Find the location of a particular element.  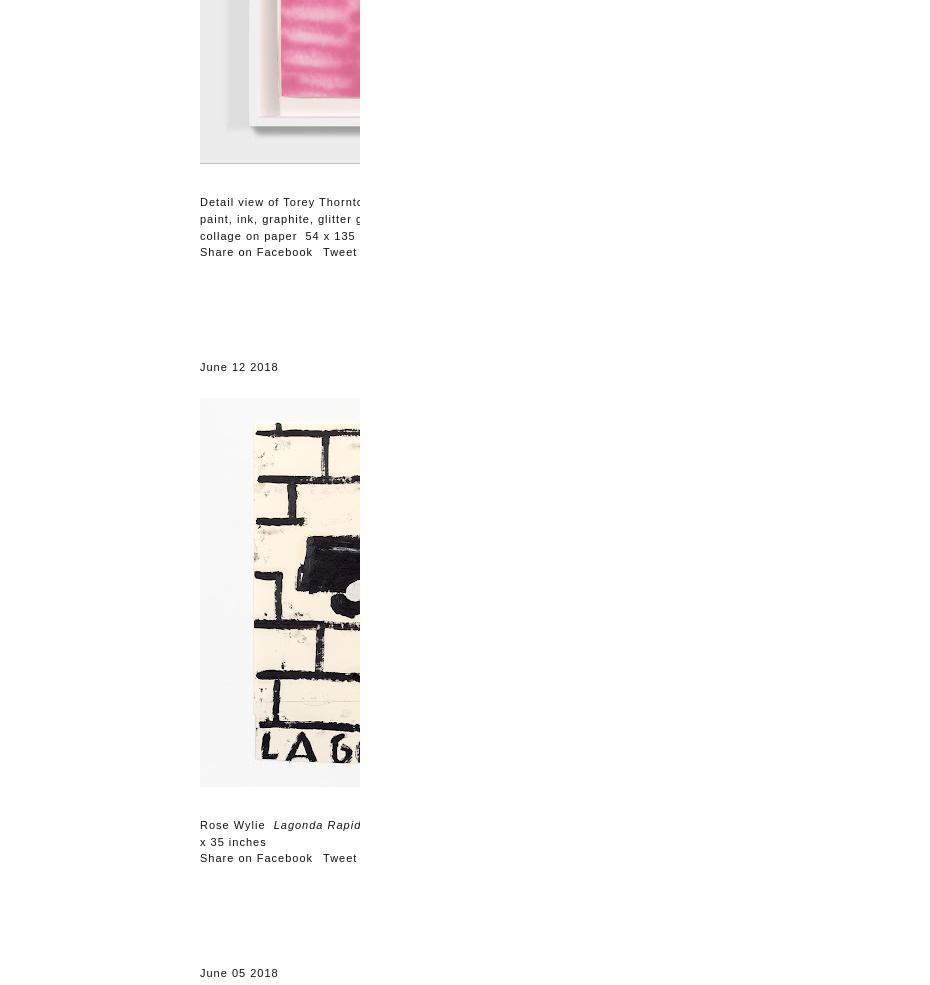

'Detail view of Torey Thornton' is located at coordinates (289, 201).